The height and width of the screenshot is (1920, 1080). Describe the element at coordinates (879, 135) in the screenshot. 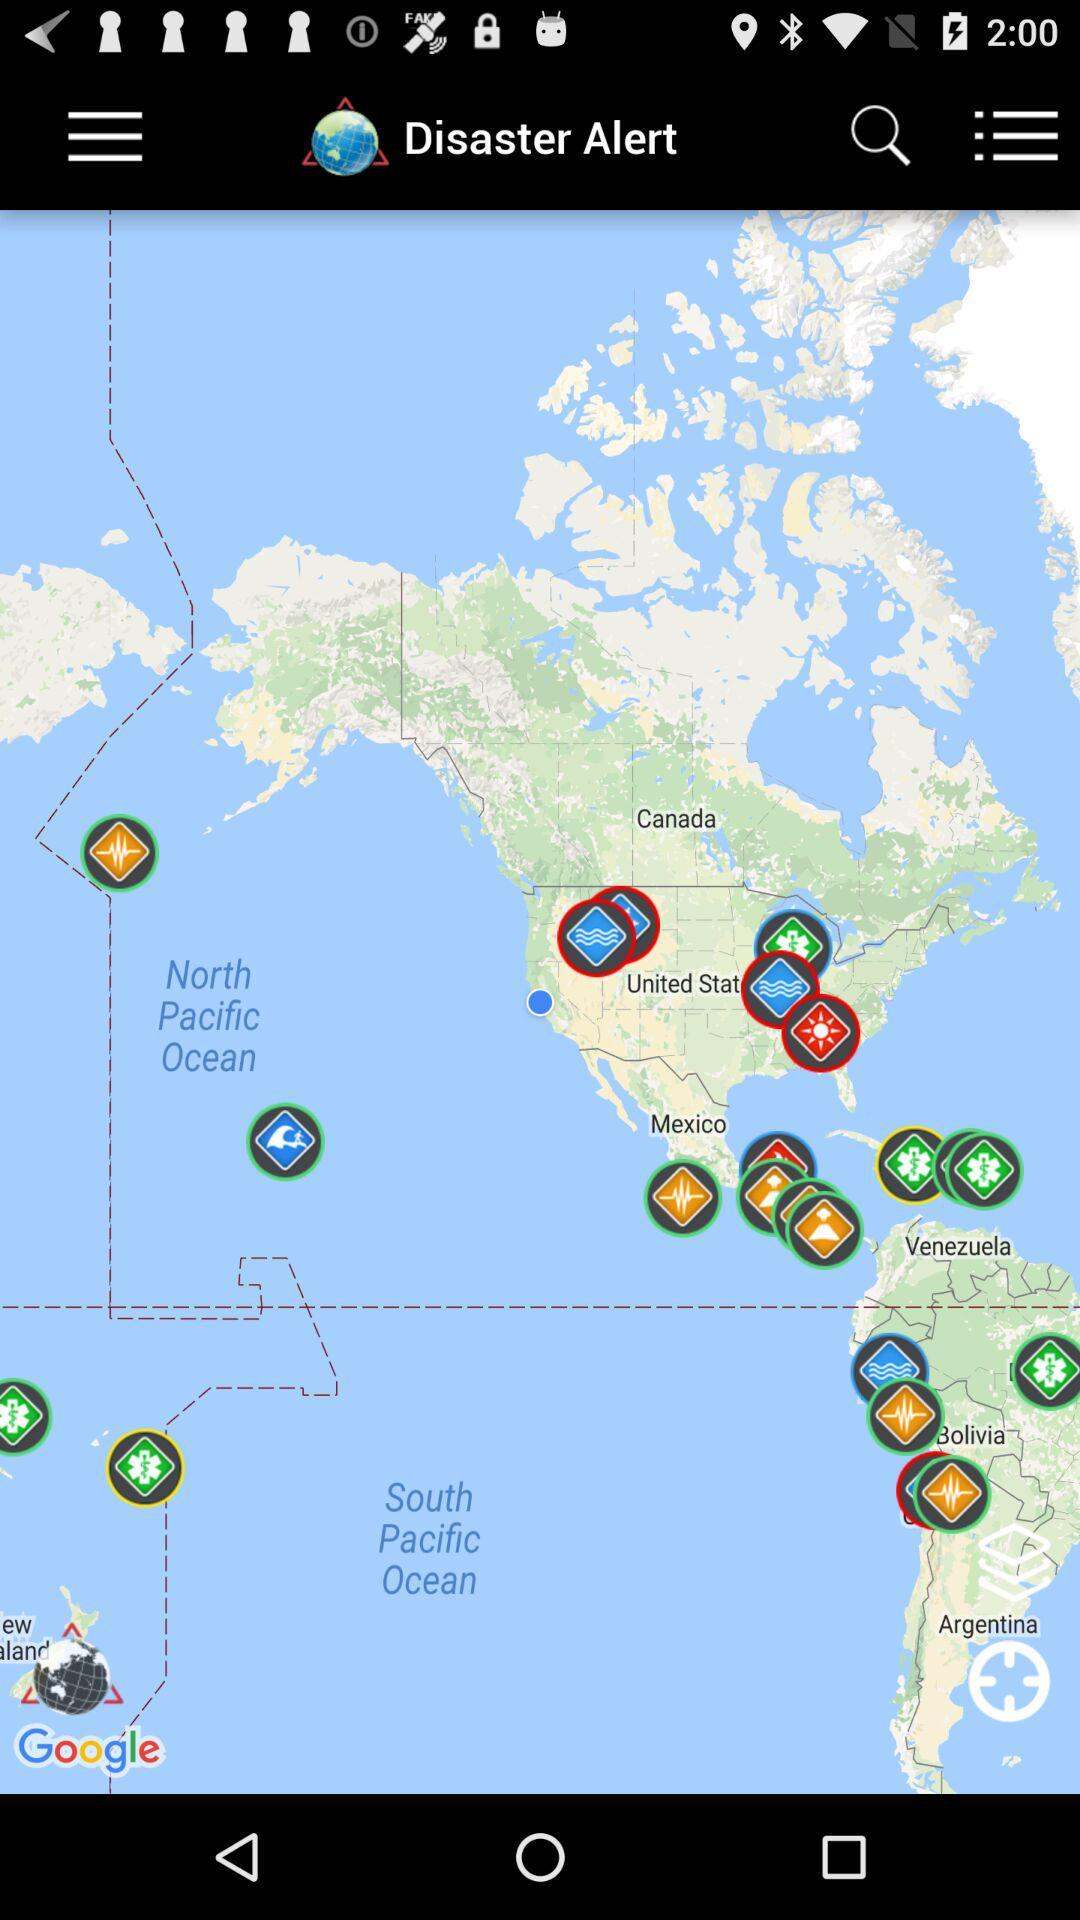

I see `item next to the disaster alert item` at that location.